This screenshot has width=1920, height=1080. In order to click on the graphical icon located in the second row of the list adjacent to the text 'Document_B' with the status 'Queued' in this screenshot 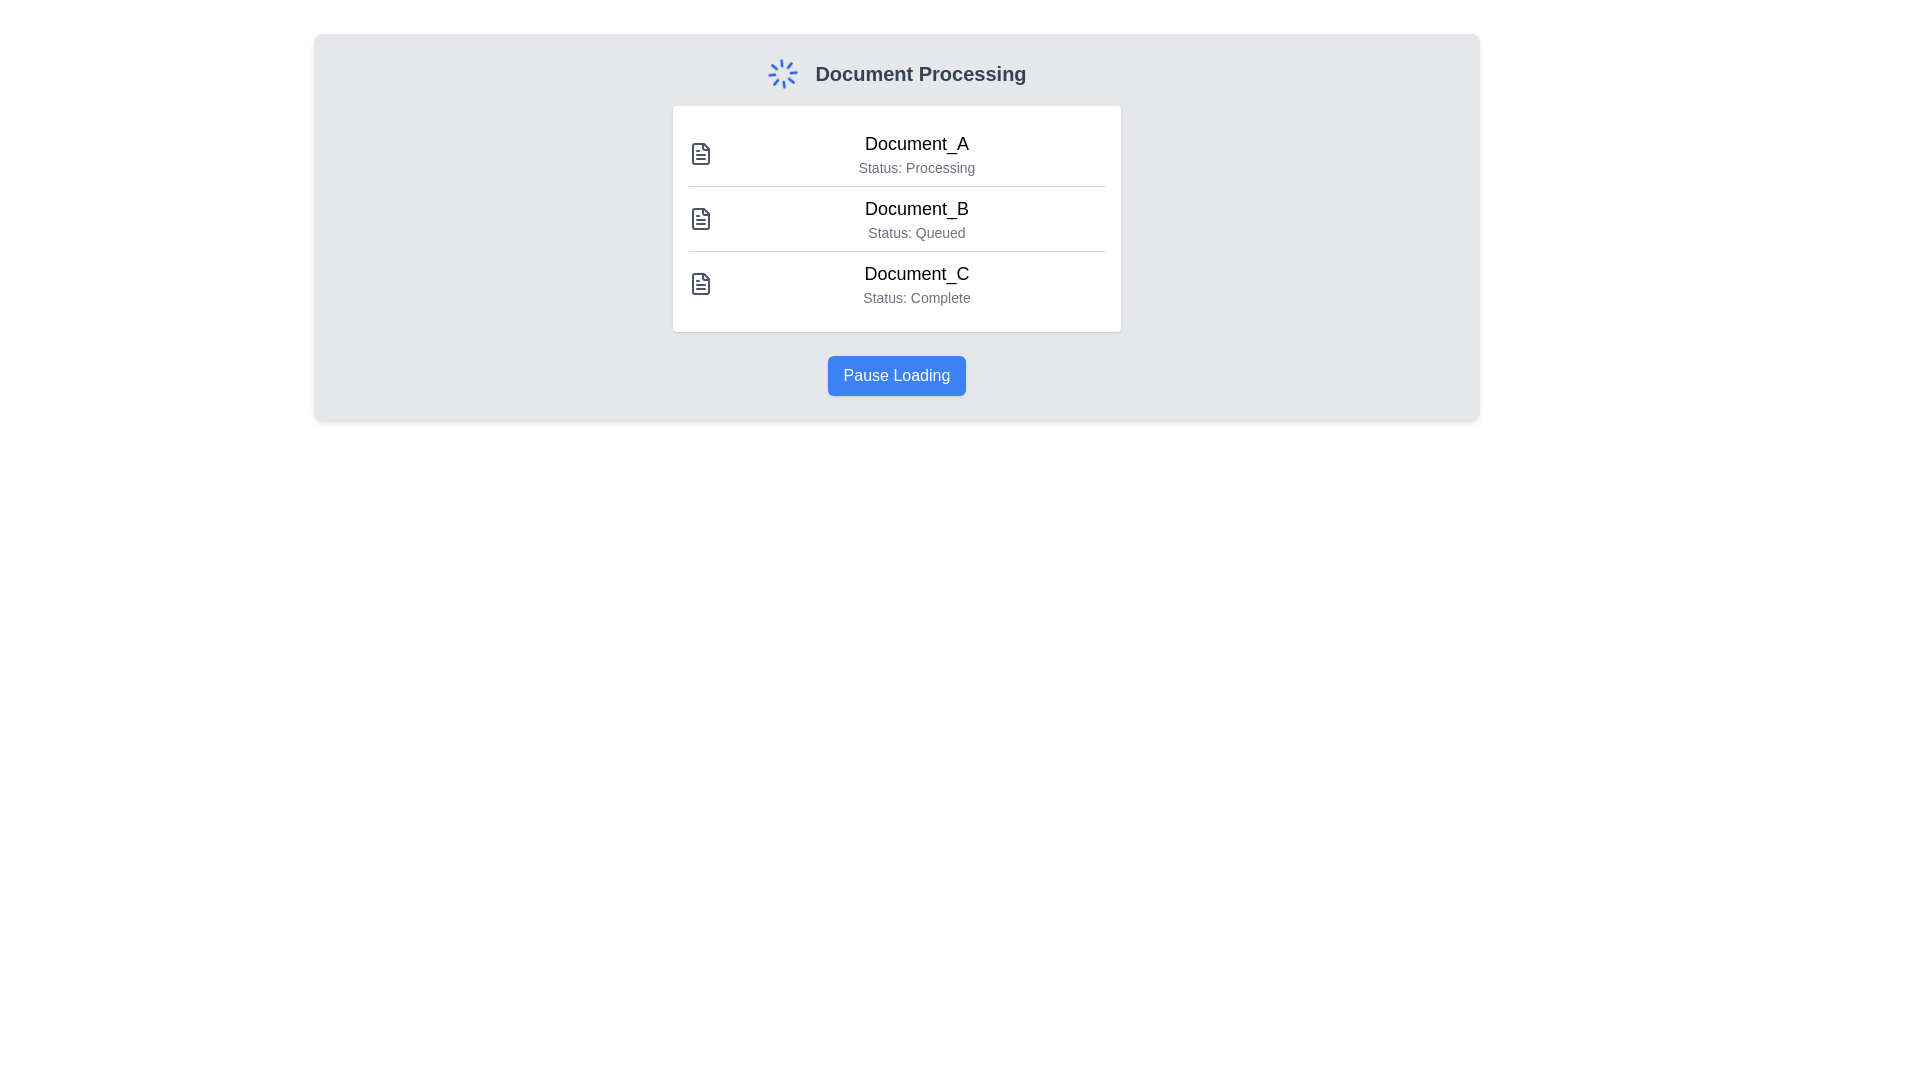, I will do `click(700, 219)`.